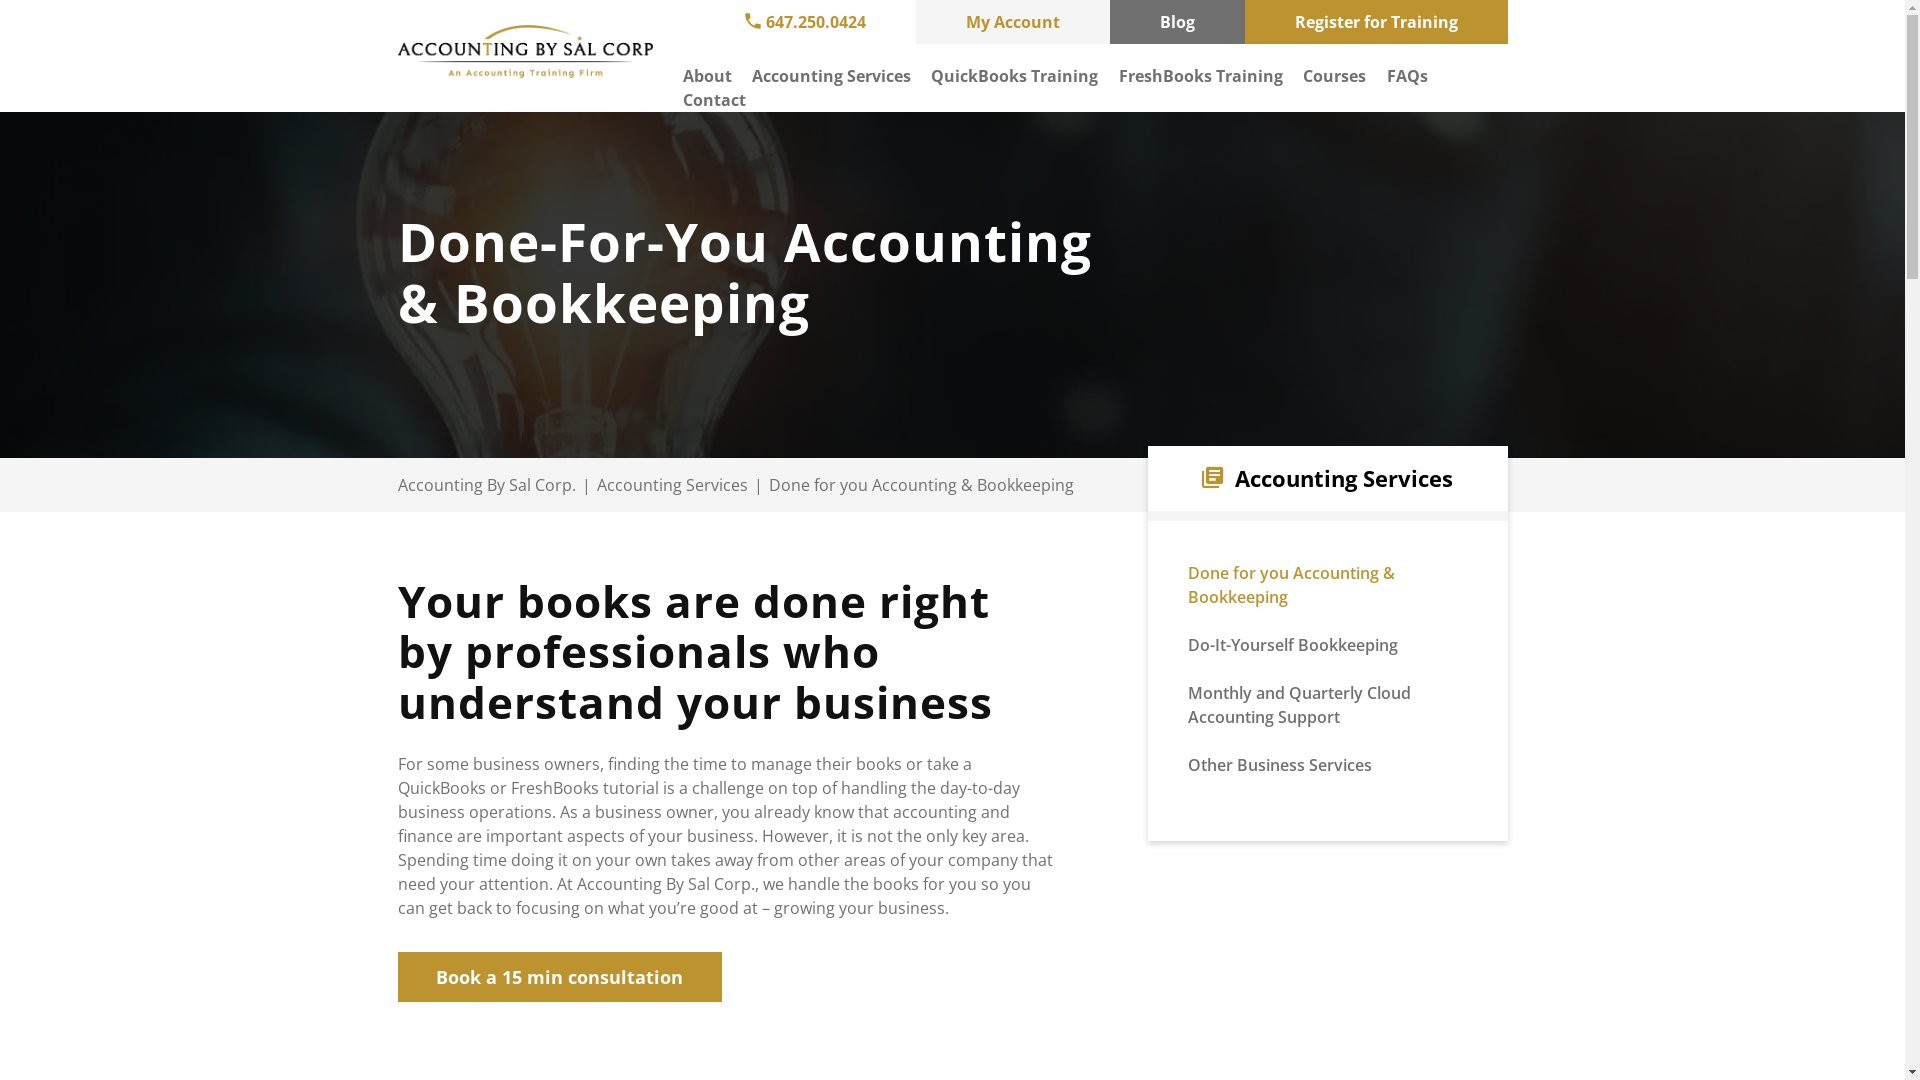 The width and height of the screenshot is (1920, 1080). I want to click on 'Other Business Services', so click(1280, 764).